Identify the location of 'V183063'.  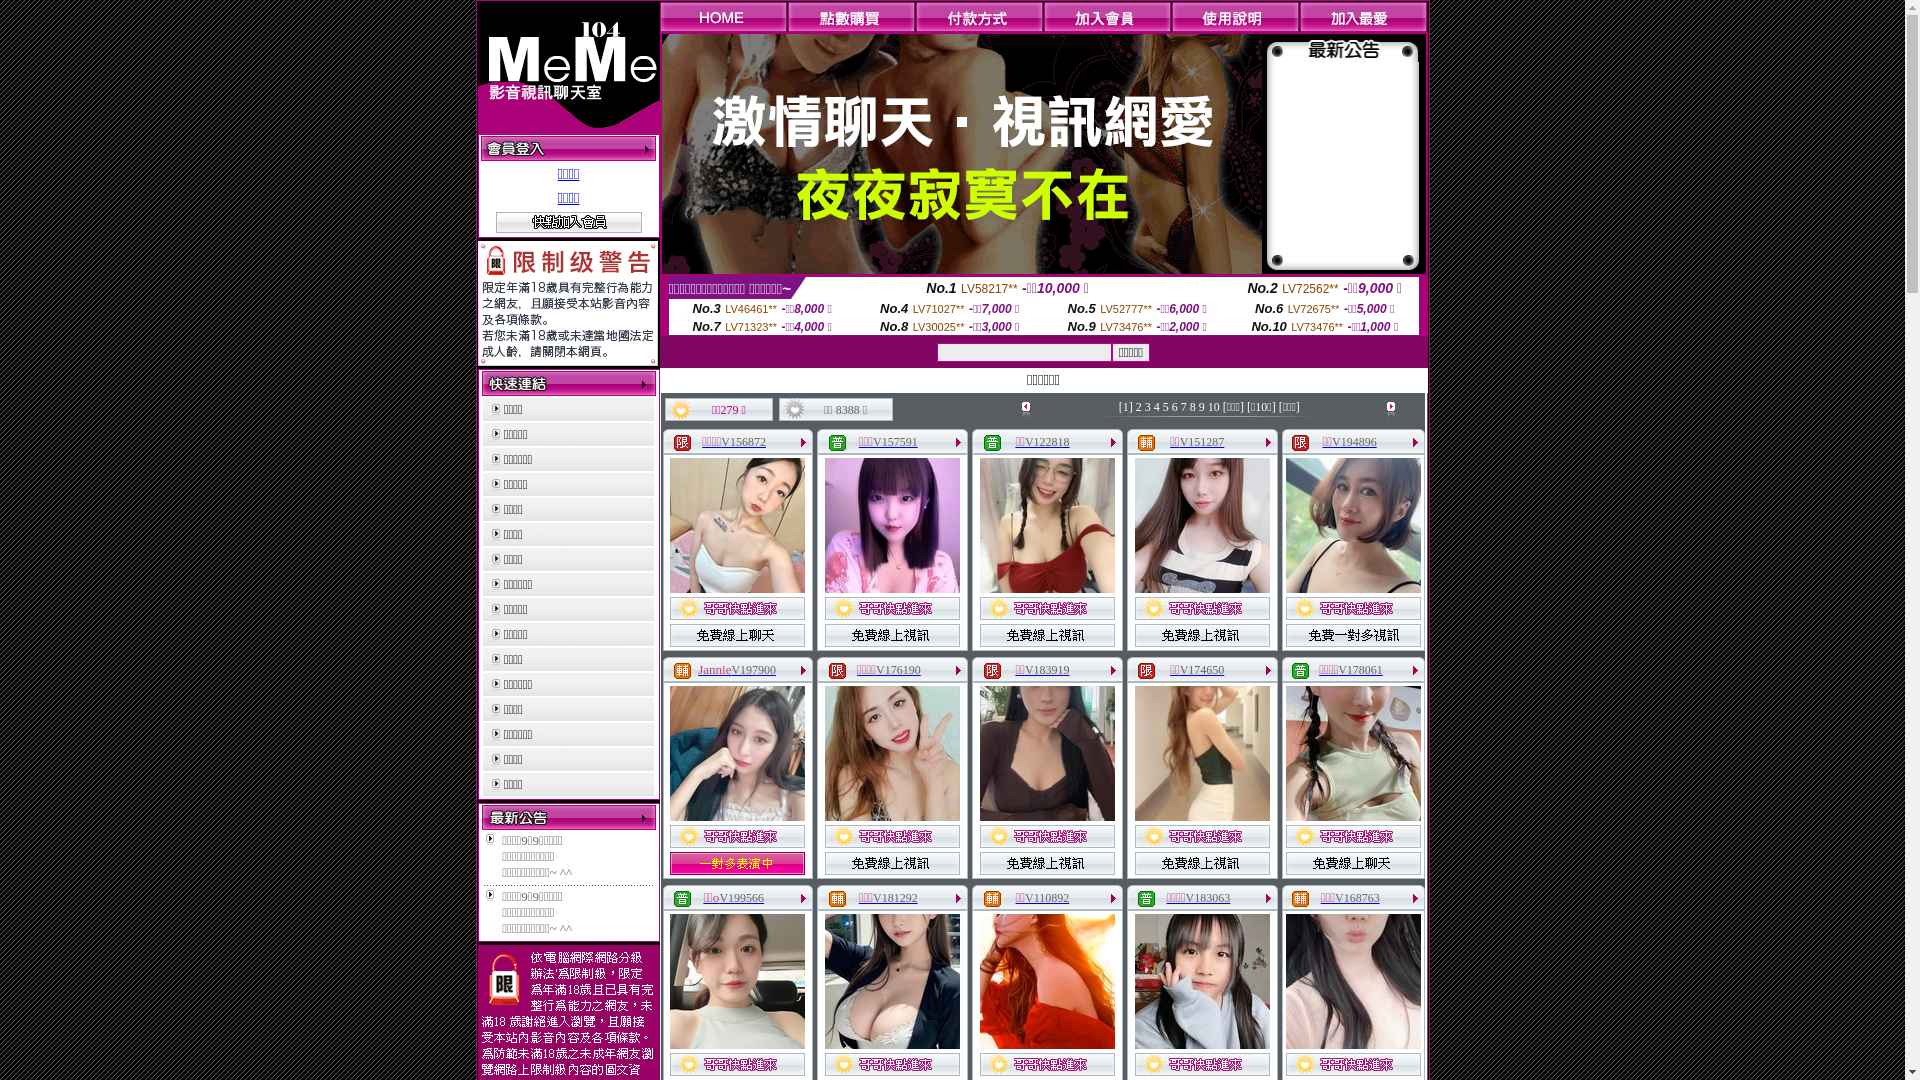
(1207, 897).